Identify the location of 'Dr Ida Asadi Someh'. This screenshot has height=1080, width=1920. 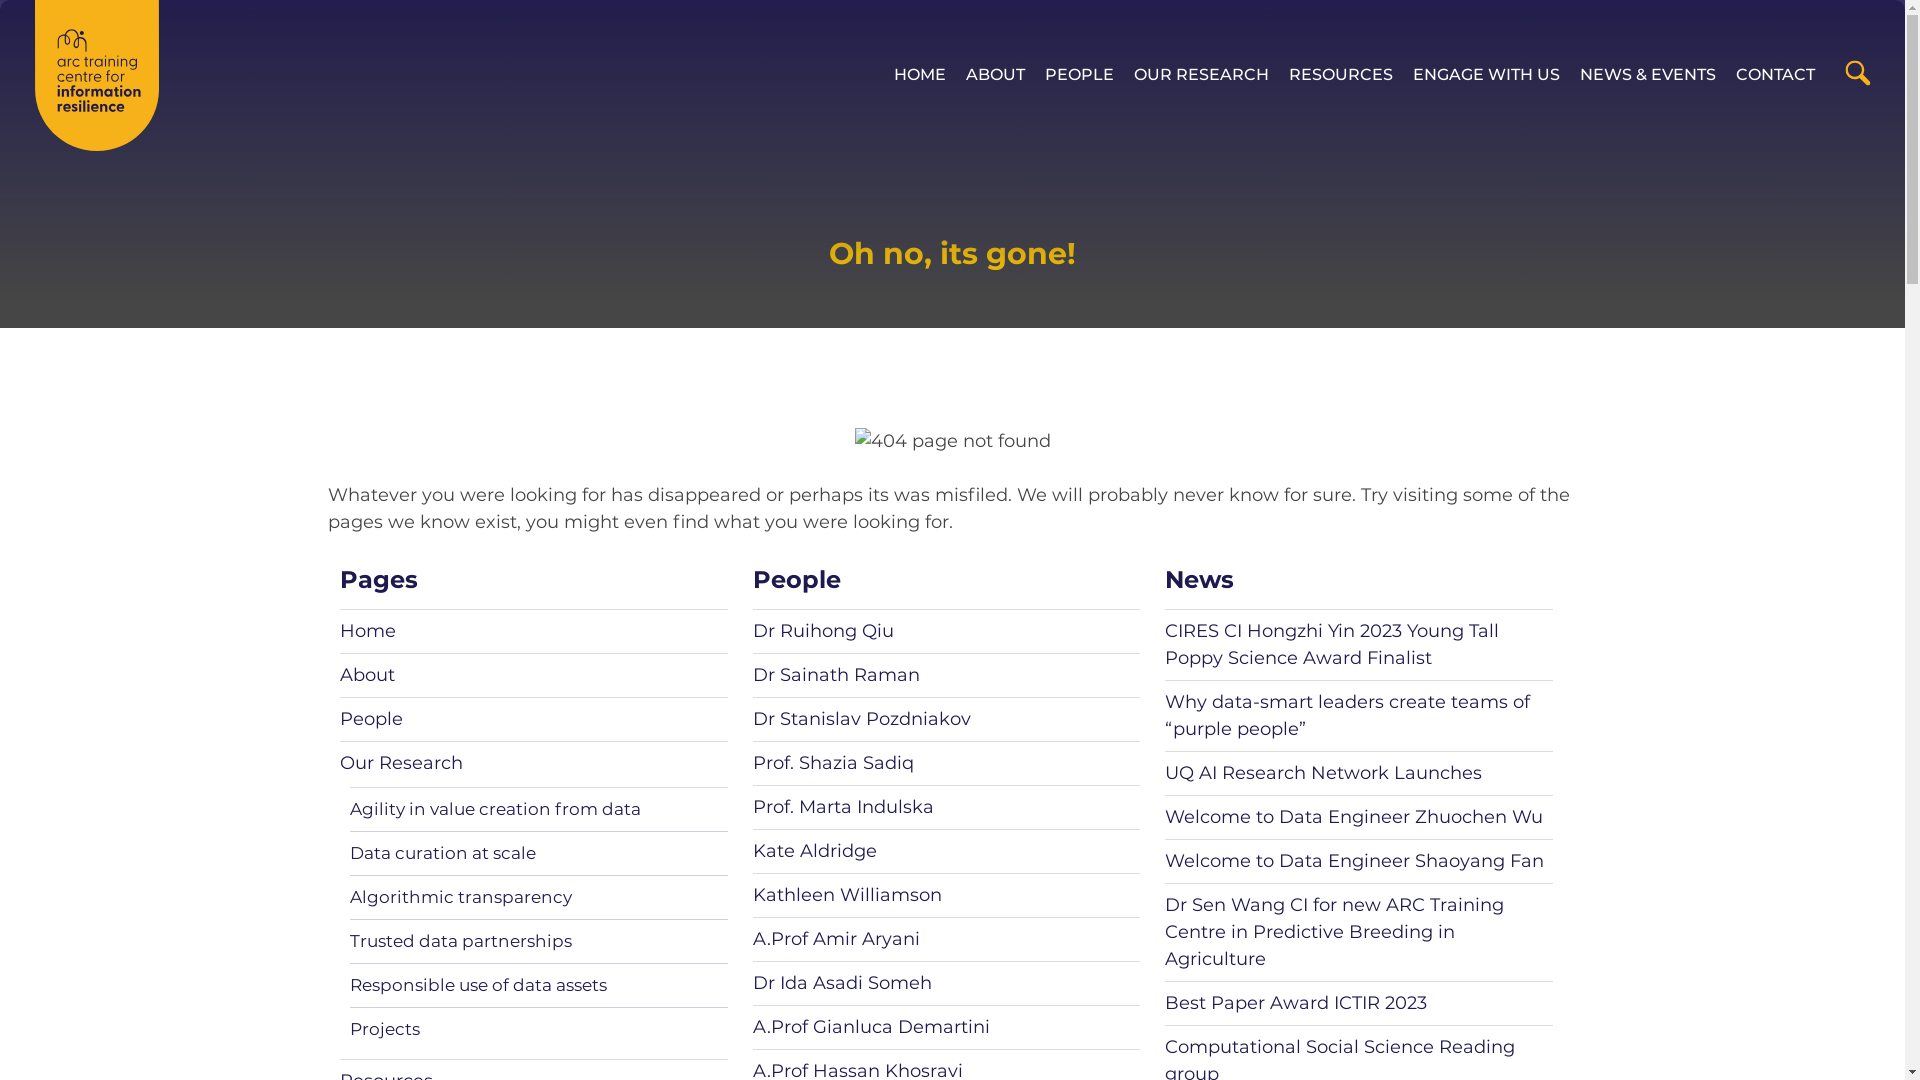
(841, 982).